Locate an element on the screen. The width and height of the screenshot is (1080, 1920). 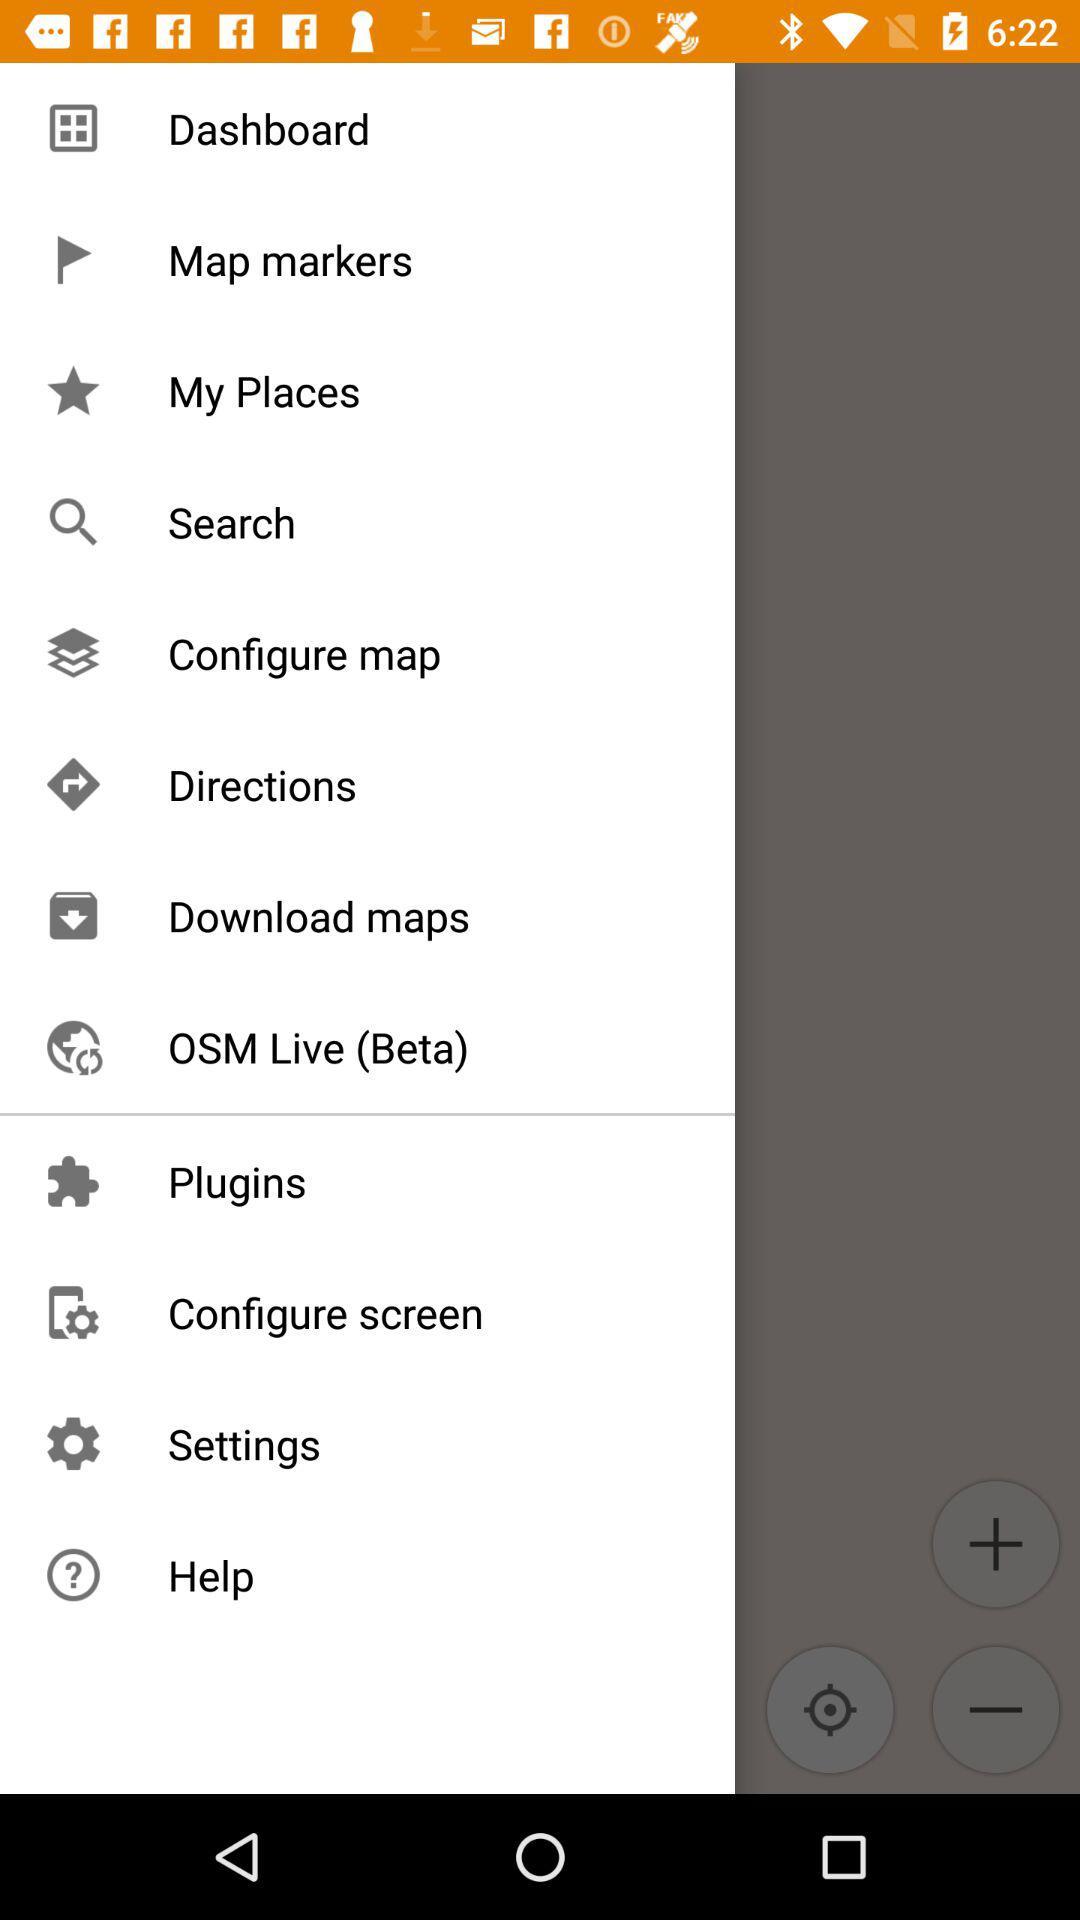
the add icon is located at coordinates (995, 1543).